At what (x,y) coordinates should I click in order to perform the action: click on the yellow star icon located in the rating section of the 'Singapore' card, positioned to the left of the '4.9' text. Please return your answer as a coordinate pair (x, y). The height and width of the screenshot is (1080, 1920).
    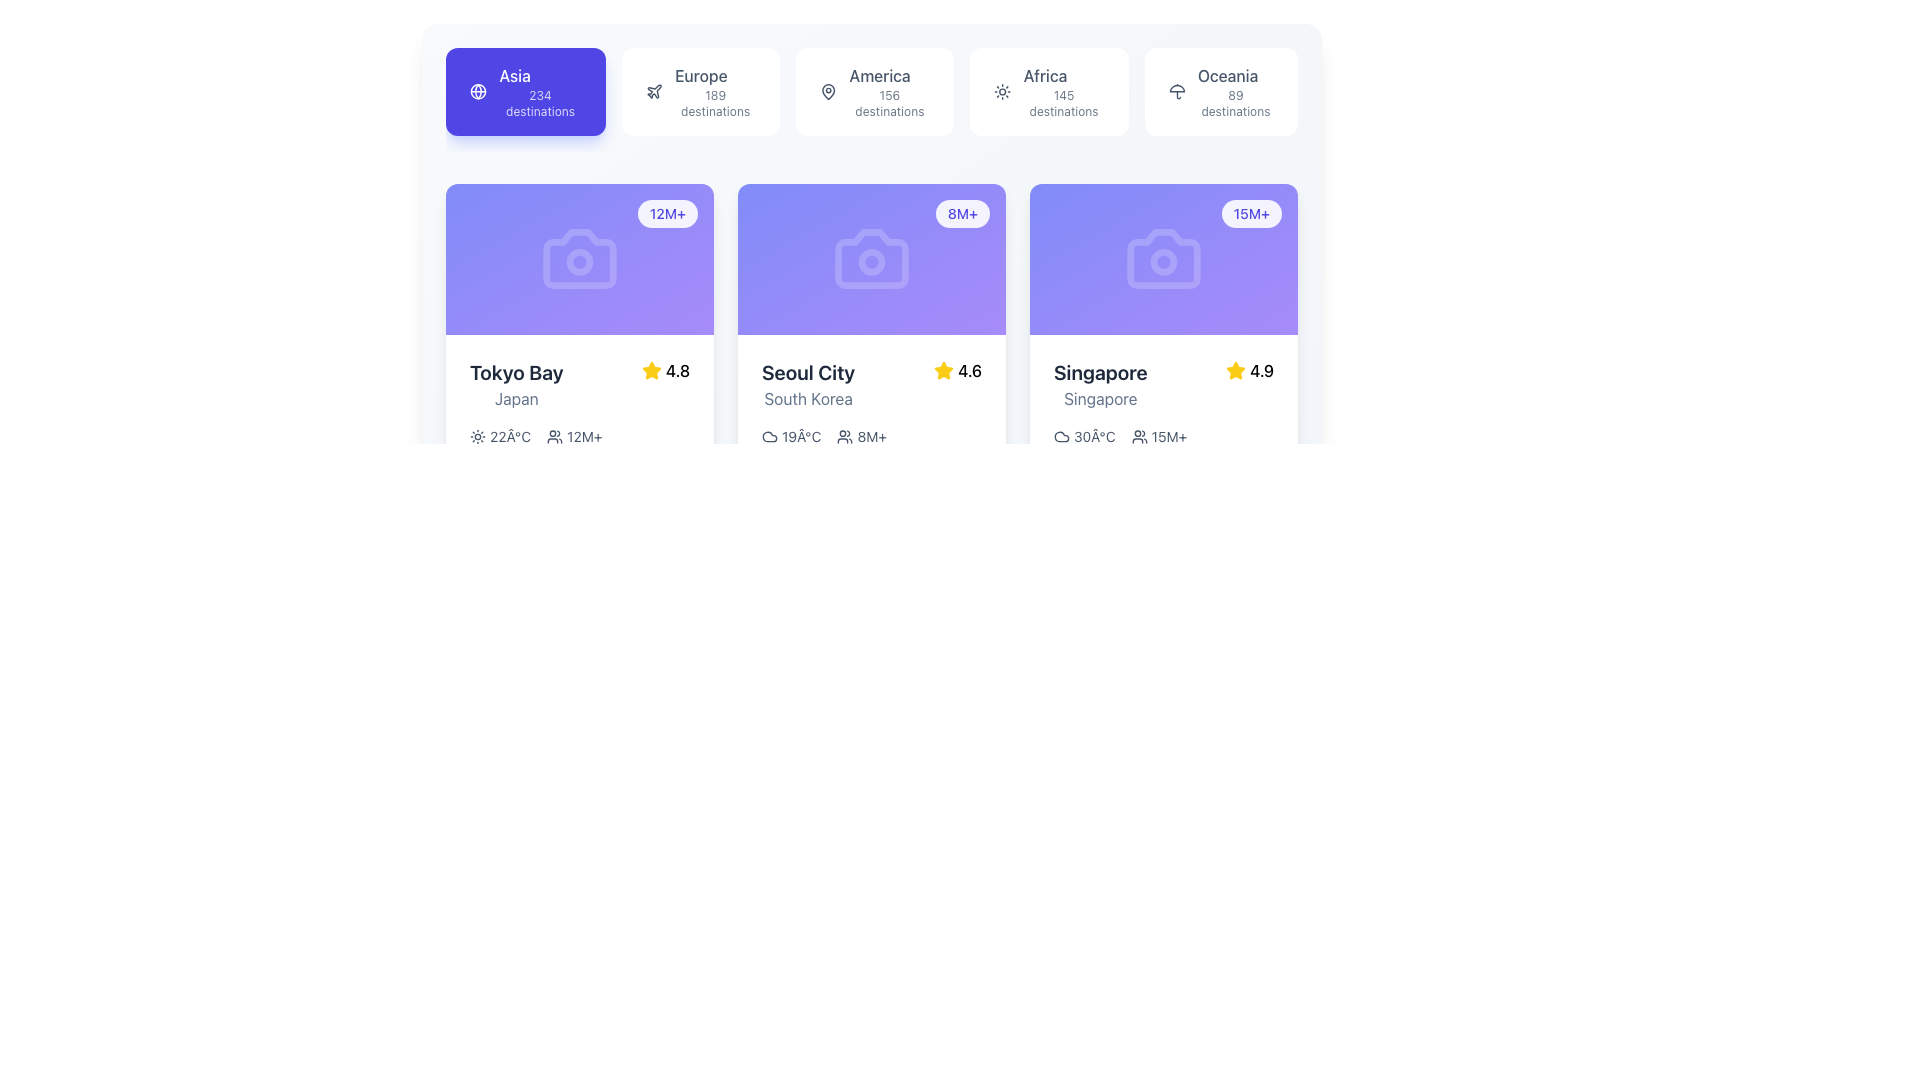
    Looking at the image, I should click on (1235, 370).